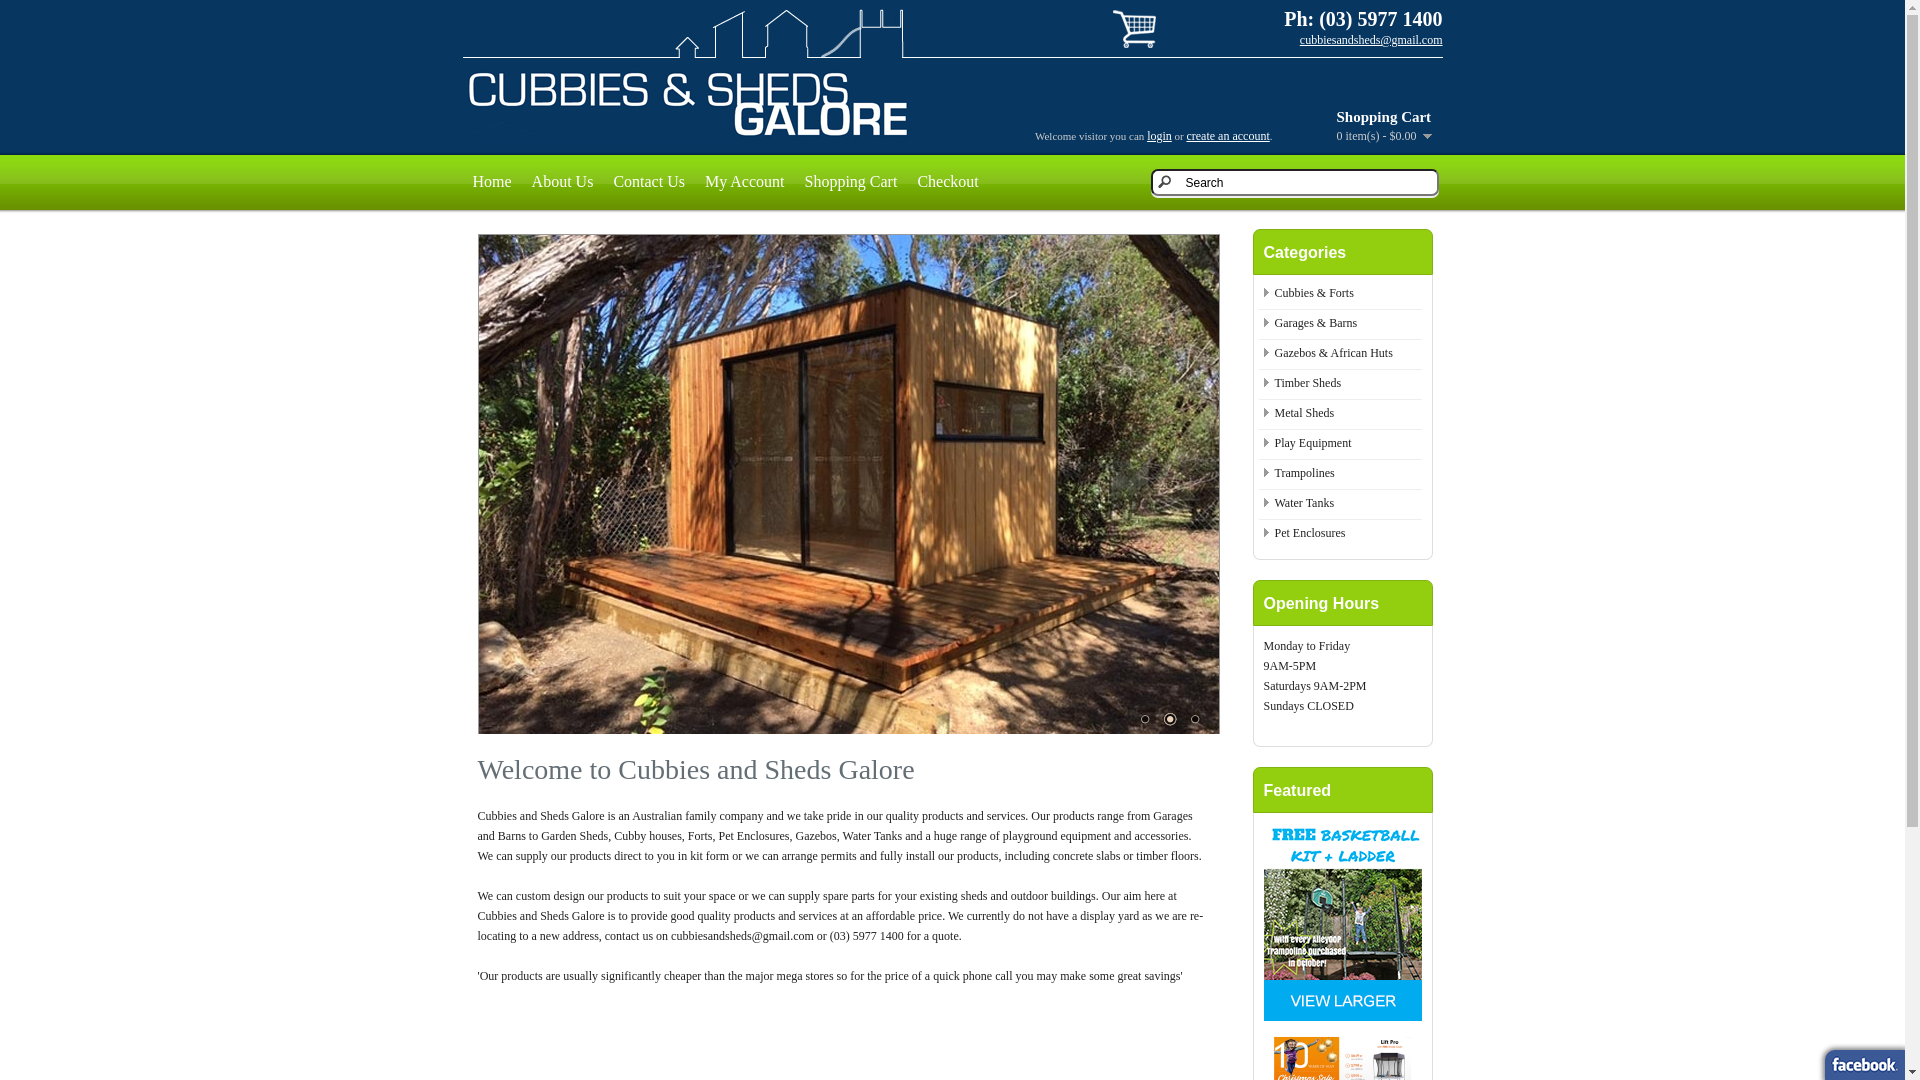 The height and width of the screenshot is (1080, 1920). Describe the element at coordinates (1294, 182) in the screenshot. I see `'Search'` at that location.